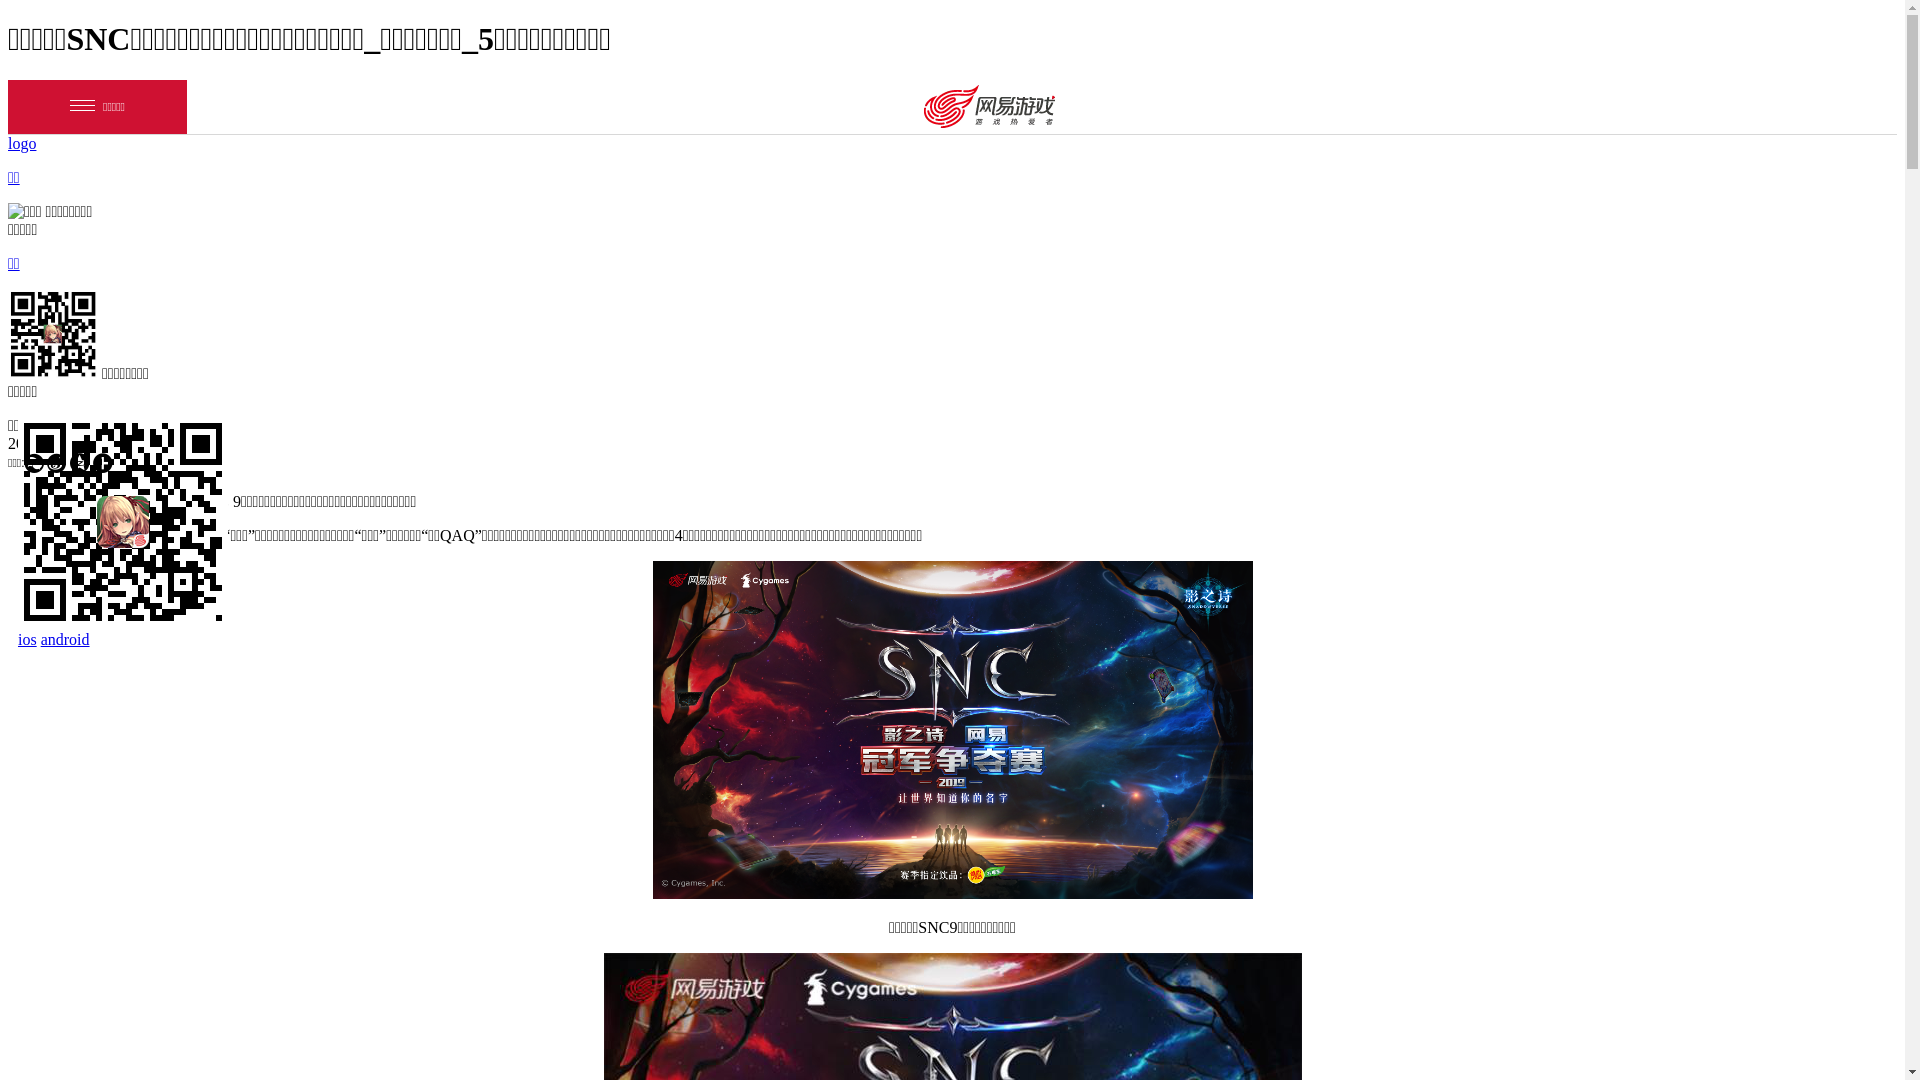 The width and height of the screenshot is (1920, 1080). What do you see at coordinates (22, 142) in the screenshot?
I see `'logo'` at bounding box center [22, 142].